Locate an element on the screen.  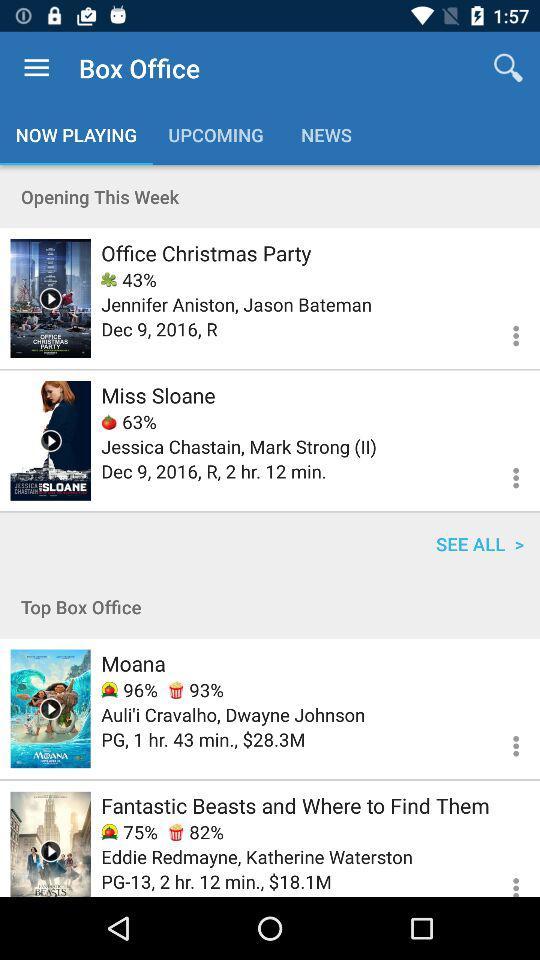
the fantastic beasts and icon is located at coordinates (294, 805).